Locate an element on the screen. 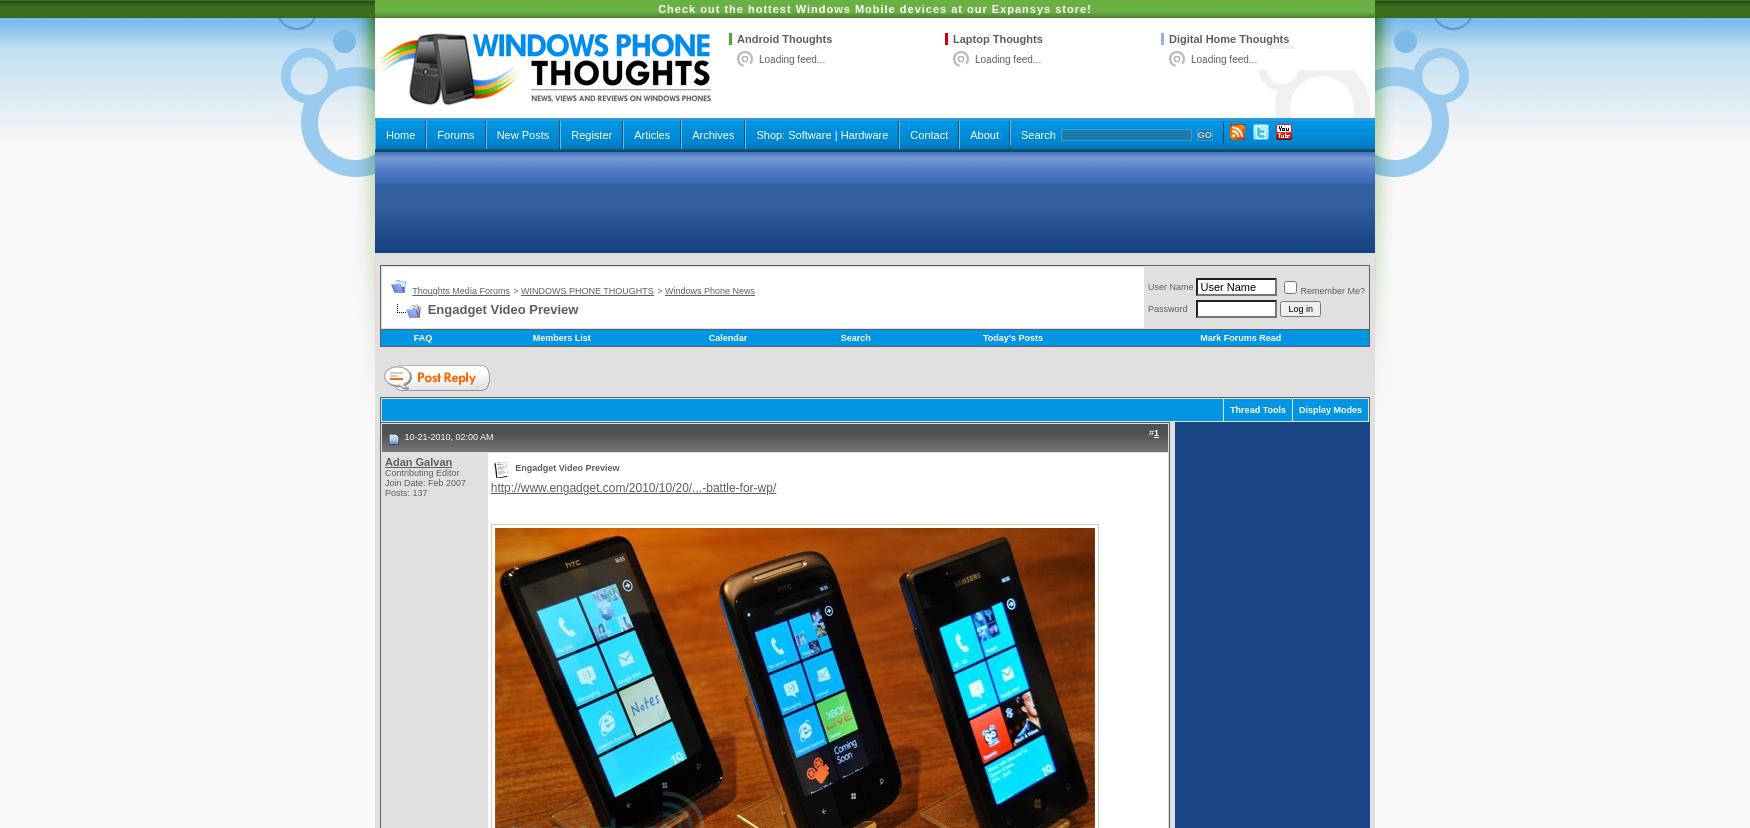  'http://www.engadget.com/2010/10/20/...-battle-for-wp/' is located at coordinates (631, 488).